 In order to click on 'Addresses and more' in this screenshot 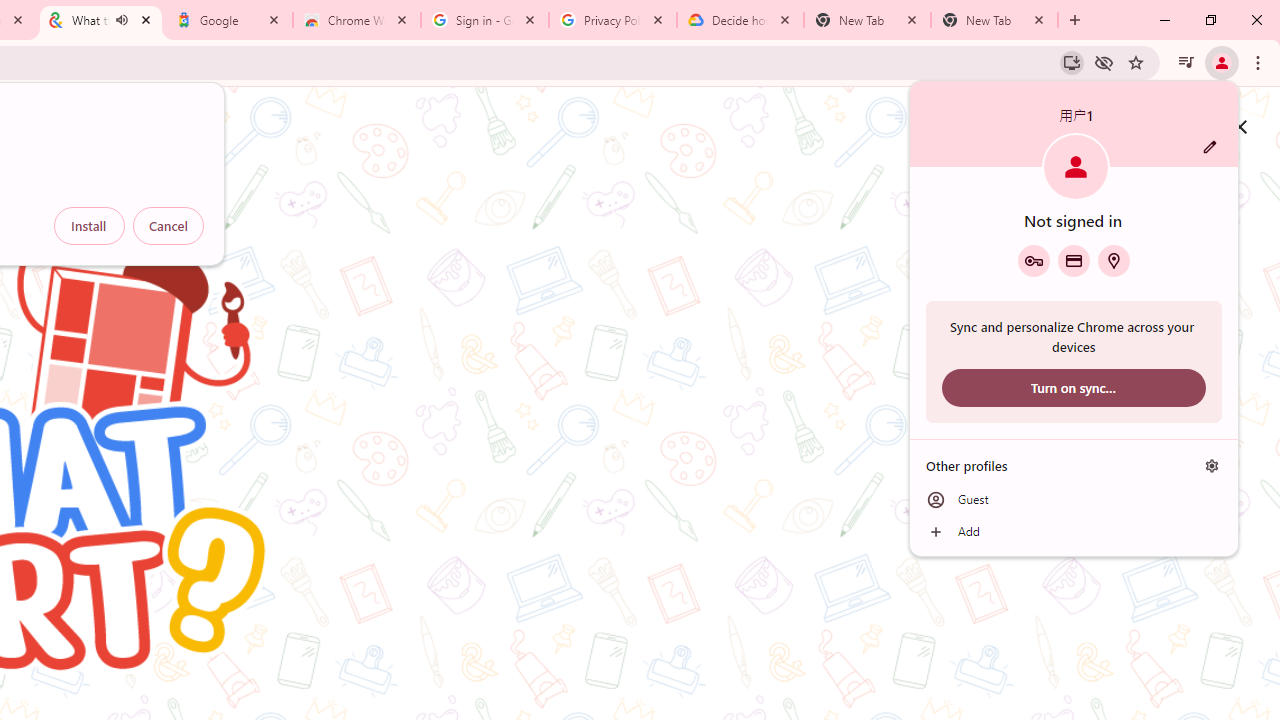, I will do `click(1113, 260)`.